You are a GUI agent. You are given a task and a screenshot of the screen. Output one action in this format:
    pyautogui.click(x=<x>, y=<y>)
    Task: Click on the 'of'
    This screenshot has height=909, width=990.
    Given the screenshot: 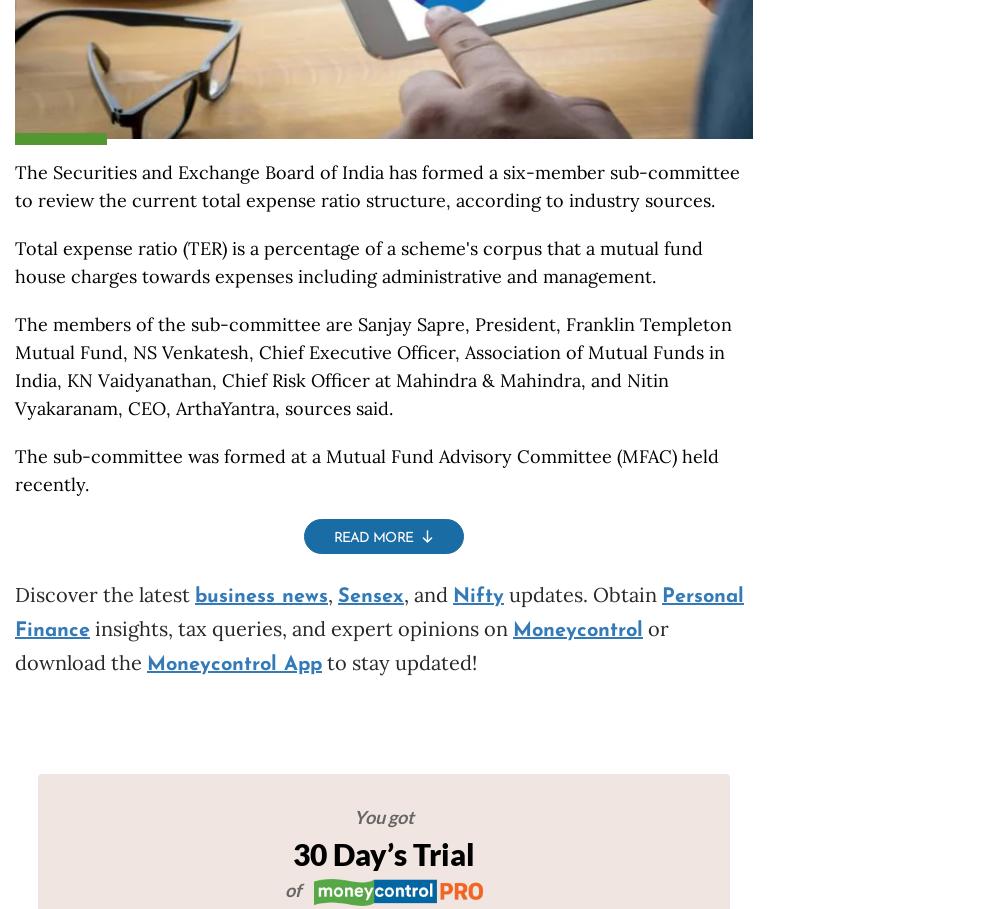 What is the action you would take?
    pyautogui.click(x=294, y=890)
    